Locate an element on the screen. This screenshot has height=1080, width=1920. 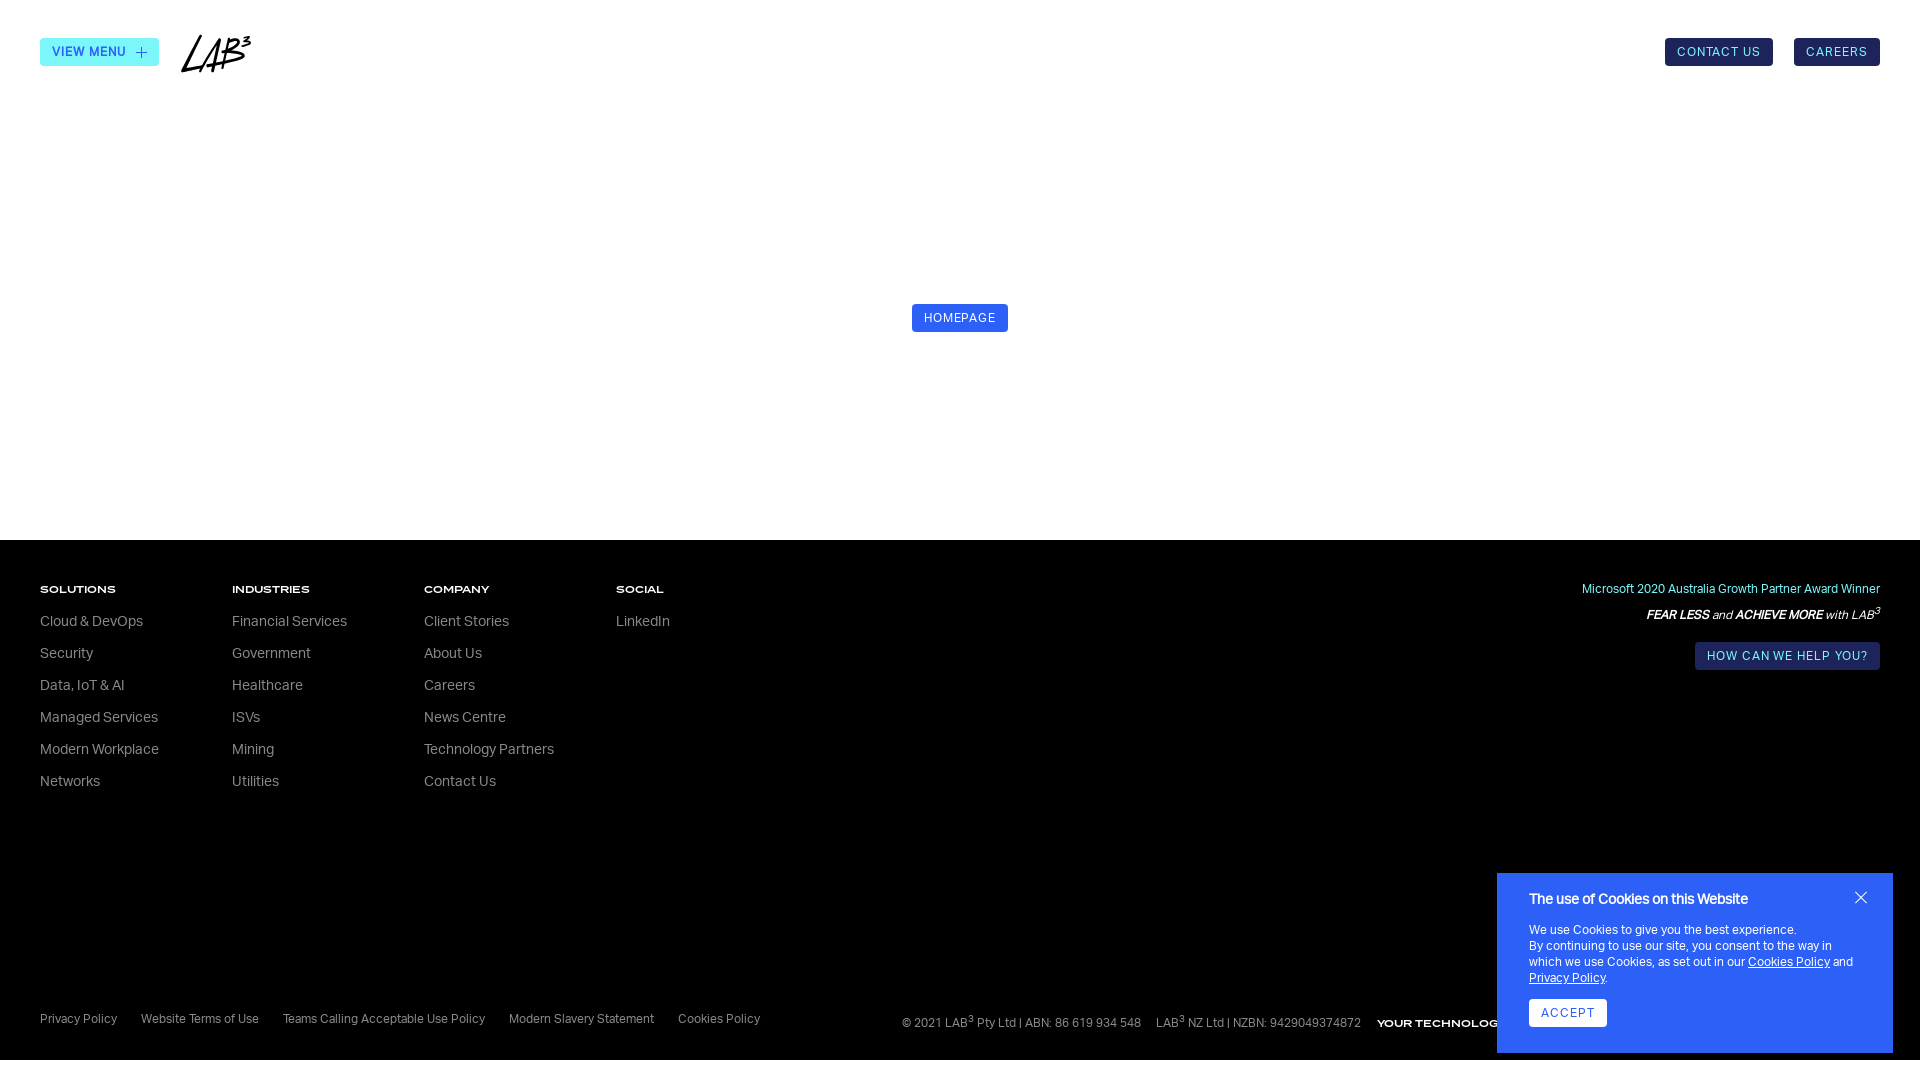
'Cloud & DevOps' is located at coordinates (90, 620).